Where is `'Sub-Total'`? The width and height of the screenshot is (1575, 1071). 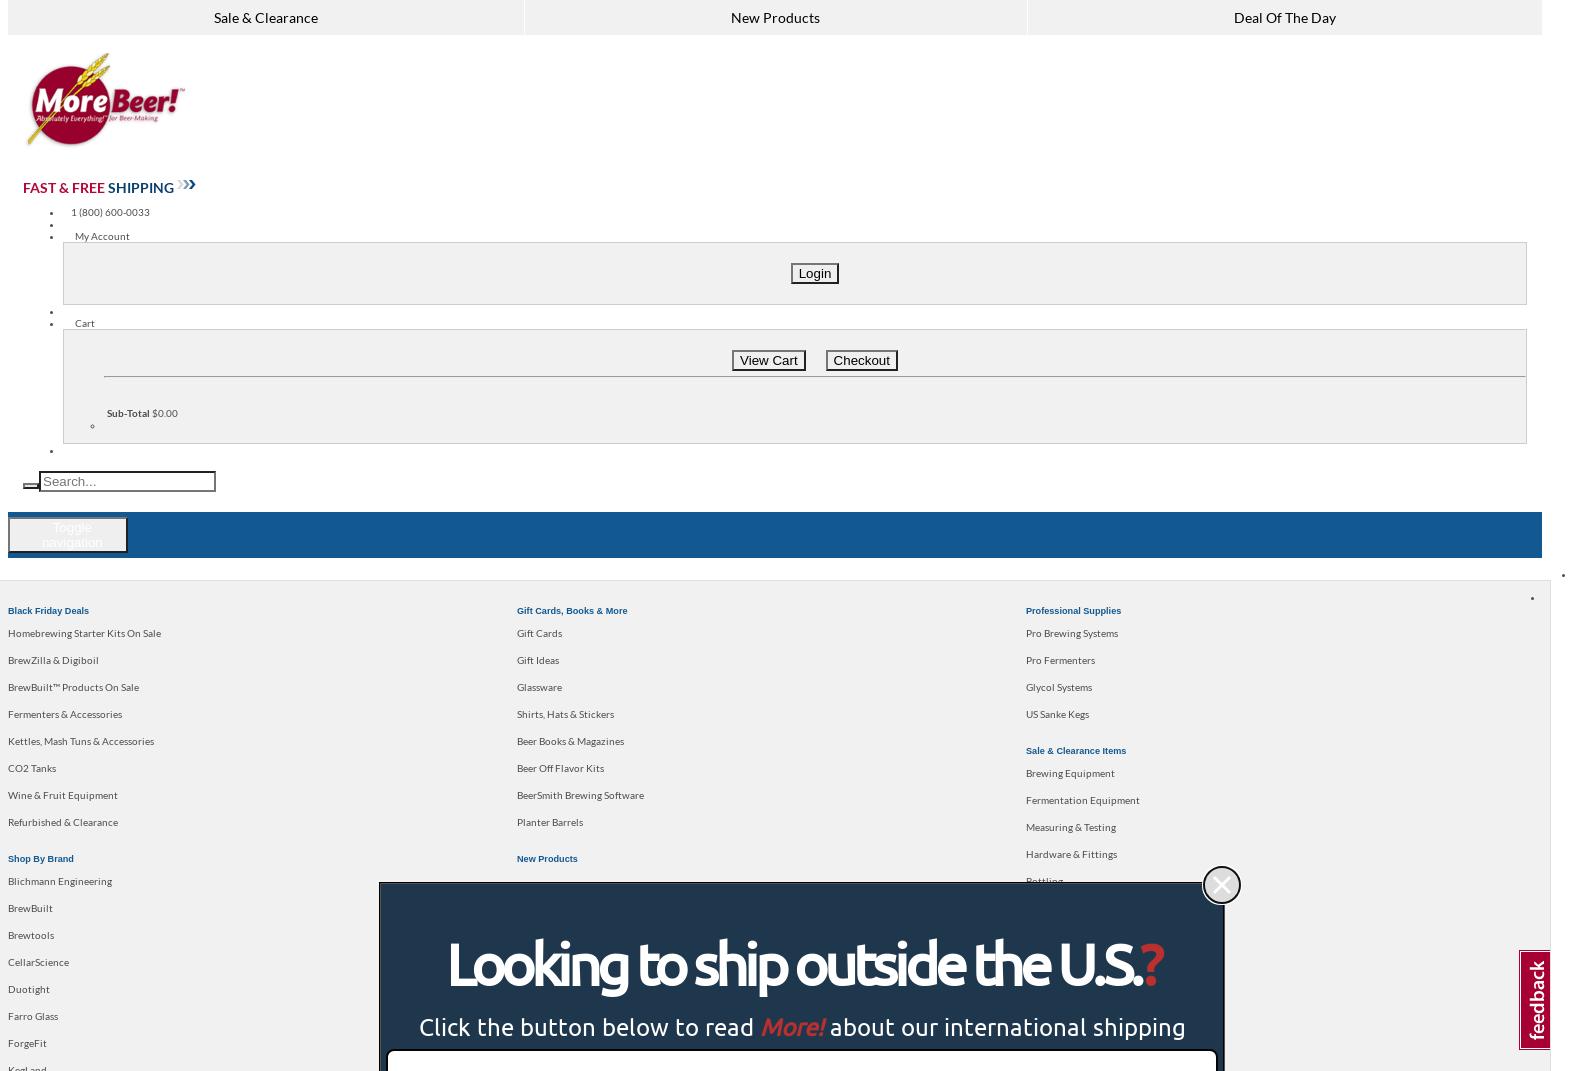
'Sub-Total' is located at coordinates (128, 412).